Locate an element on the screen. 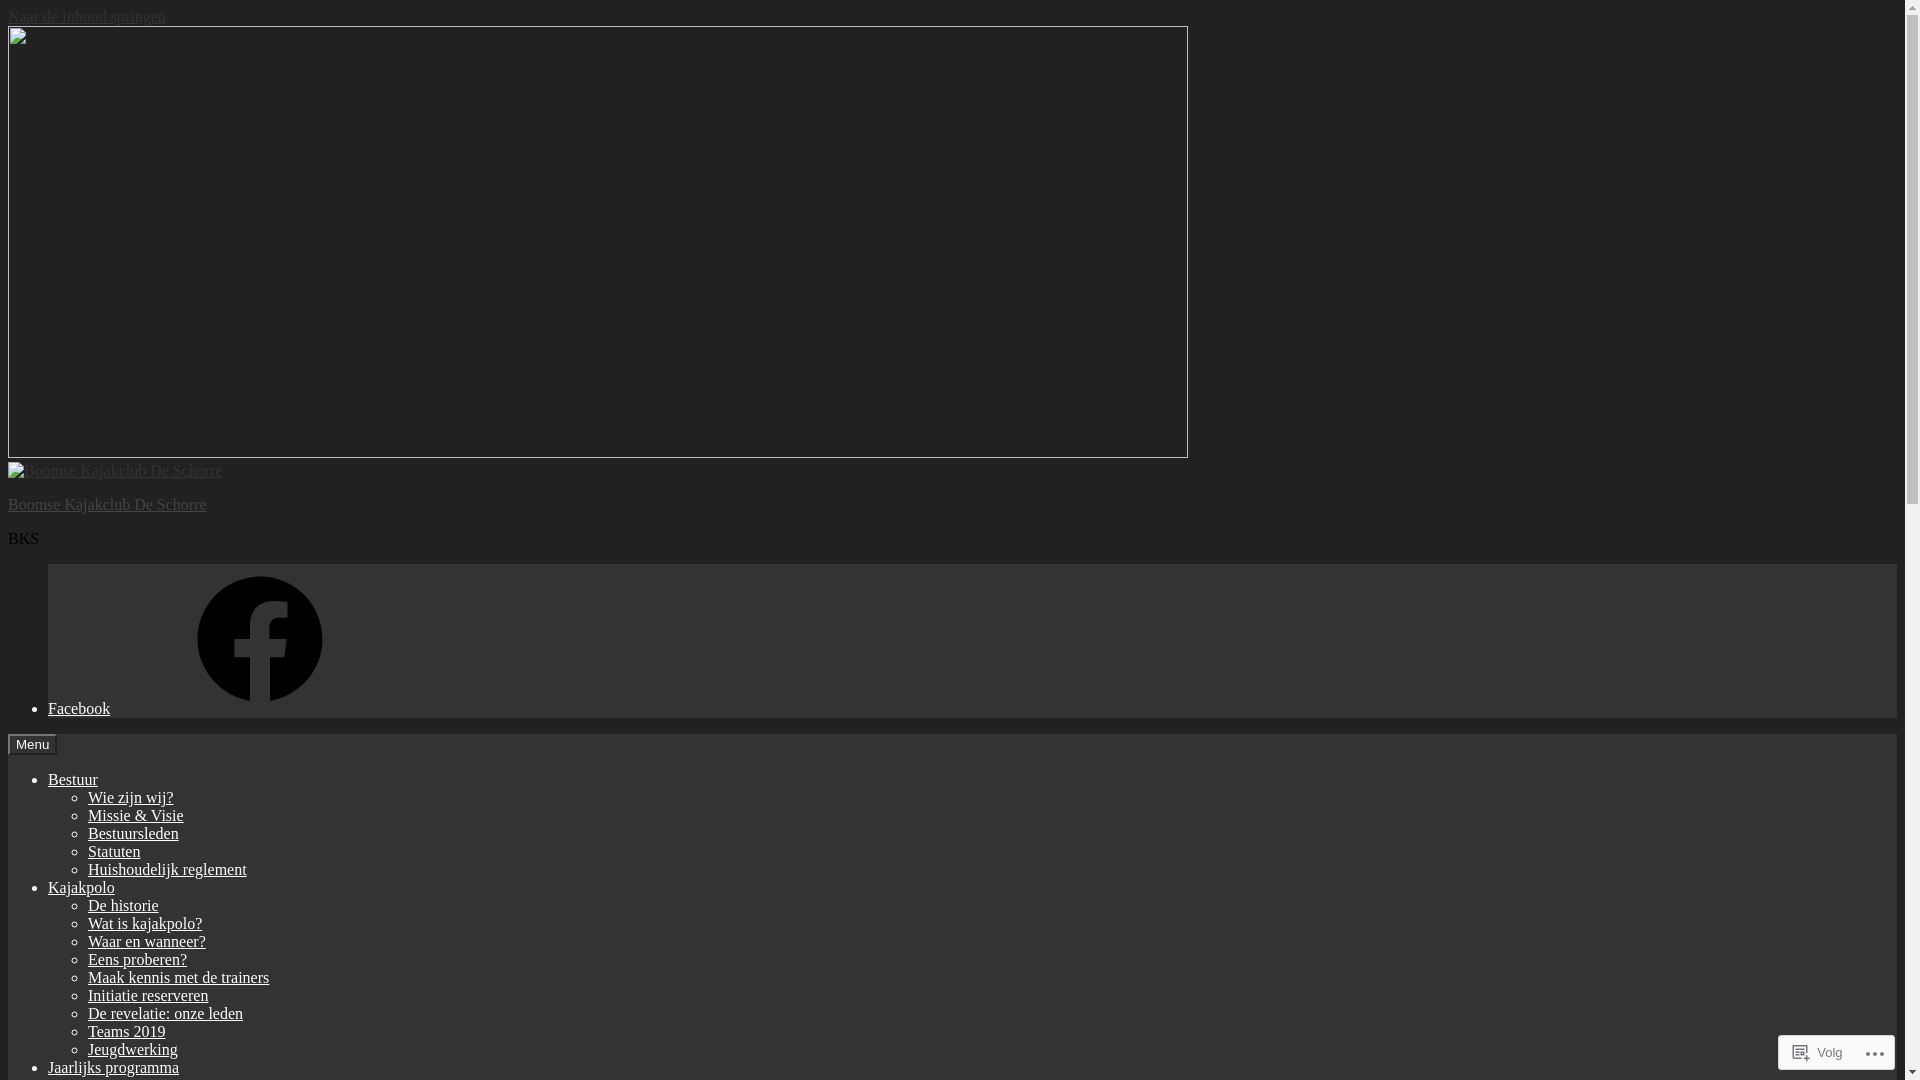 The width and height of the screenshot is (1920, 1080). 'Naar de inhoud springen' is located at coordinates (85, 16).